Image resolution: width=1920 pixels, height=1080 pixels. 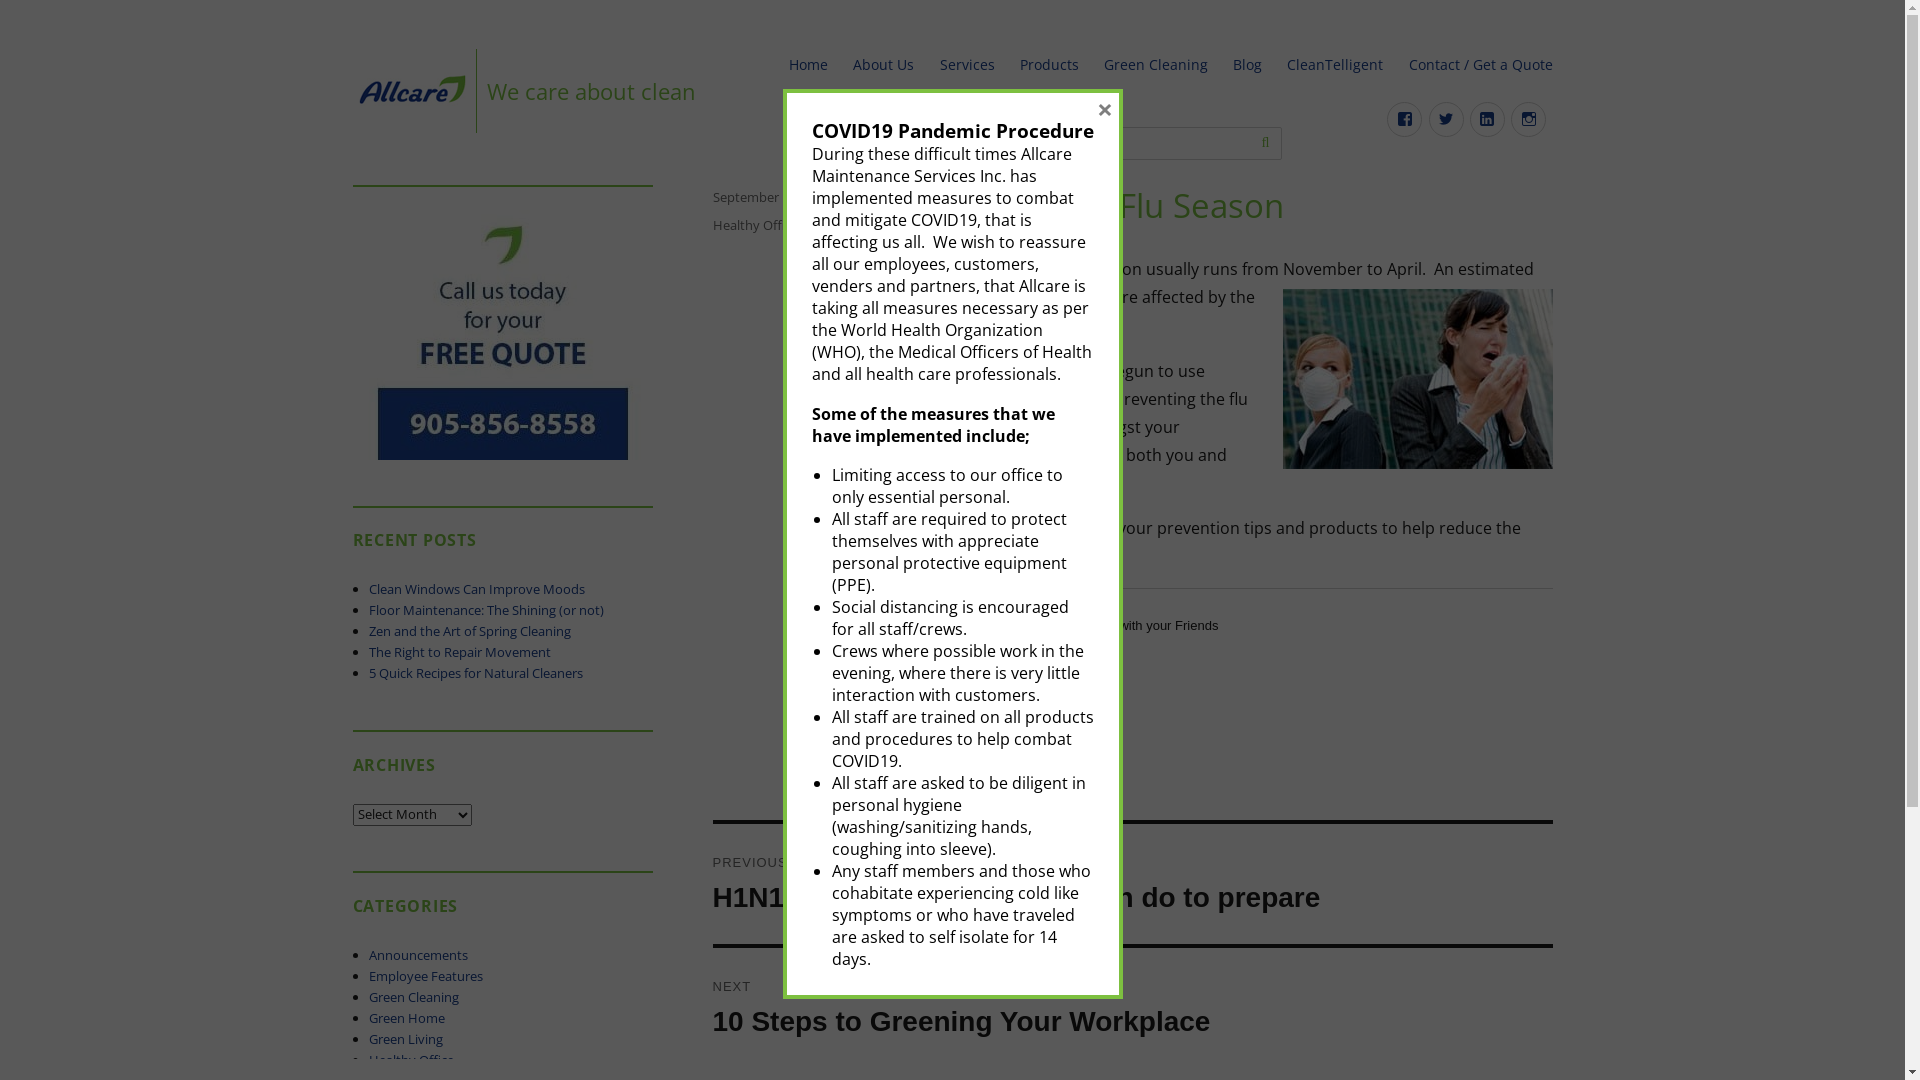 I want to click on 'Products', so click(x=1048, y=64).